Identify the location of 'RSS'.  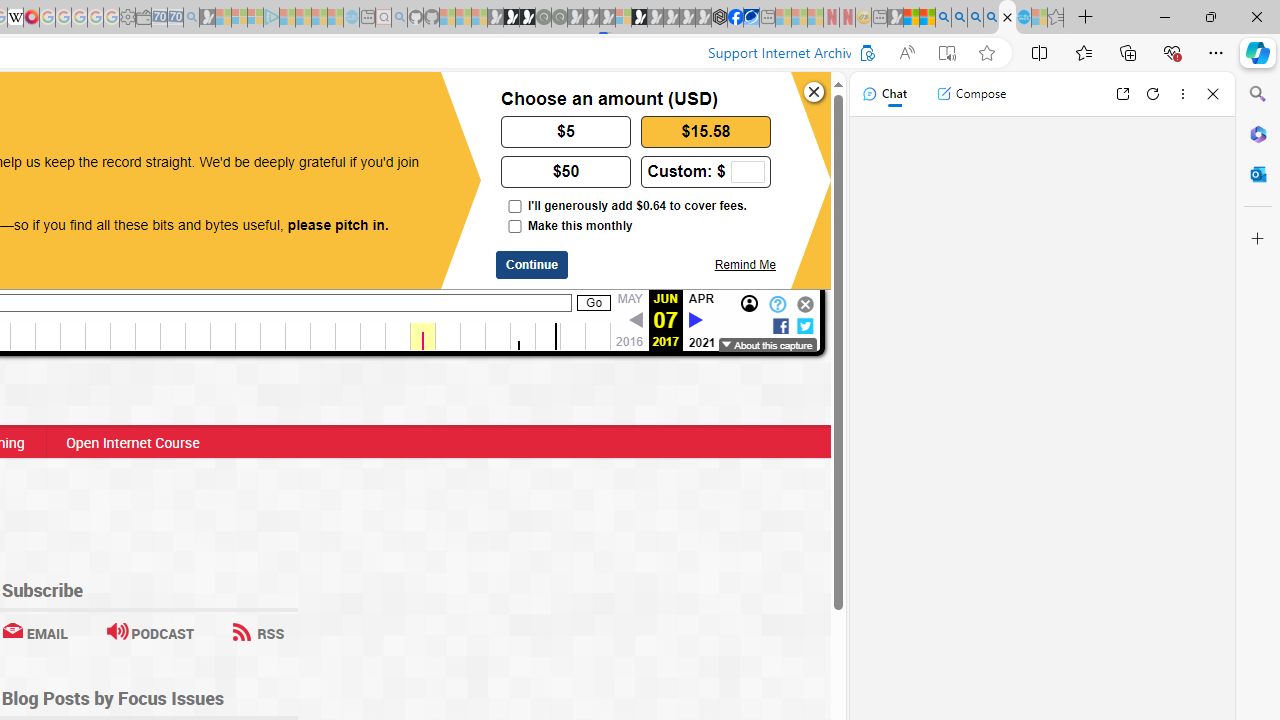
(257, 633).